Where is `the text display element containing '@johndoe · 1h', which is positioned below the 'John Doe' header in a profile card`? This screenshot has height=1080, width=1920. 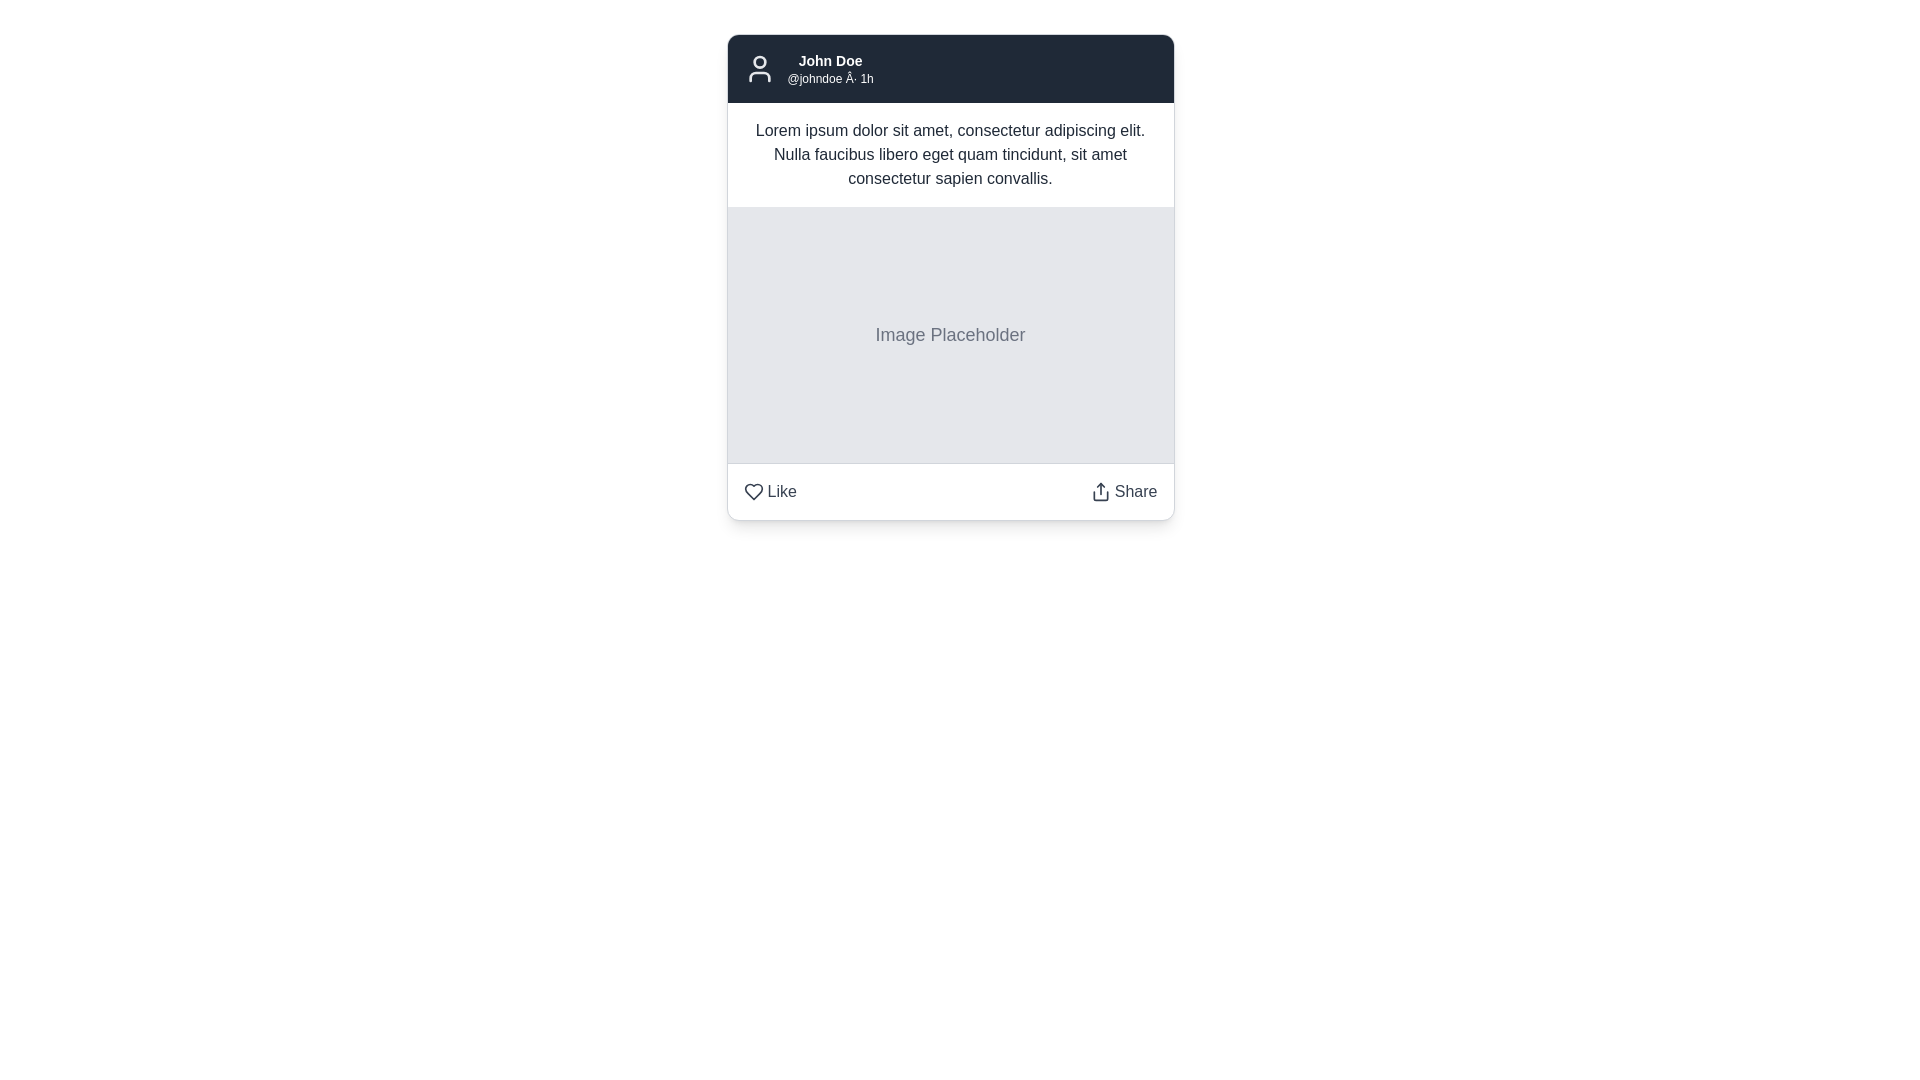 the text display element containing '@johndoe · 1h', which is positioned below the 'John Doe' header in a profile card is located at coordinates (830, 77).